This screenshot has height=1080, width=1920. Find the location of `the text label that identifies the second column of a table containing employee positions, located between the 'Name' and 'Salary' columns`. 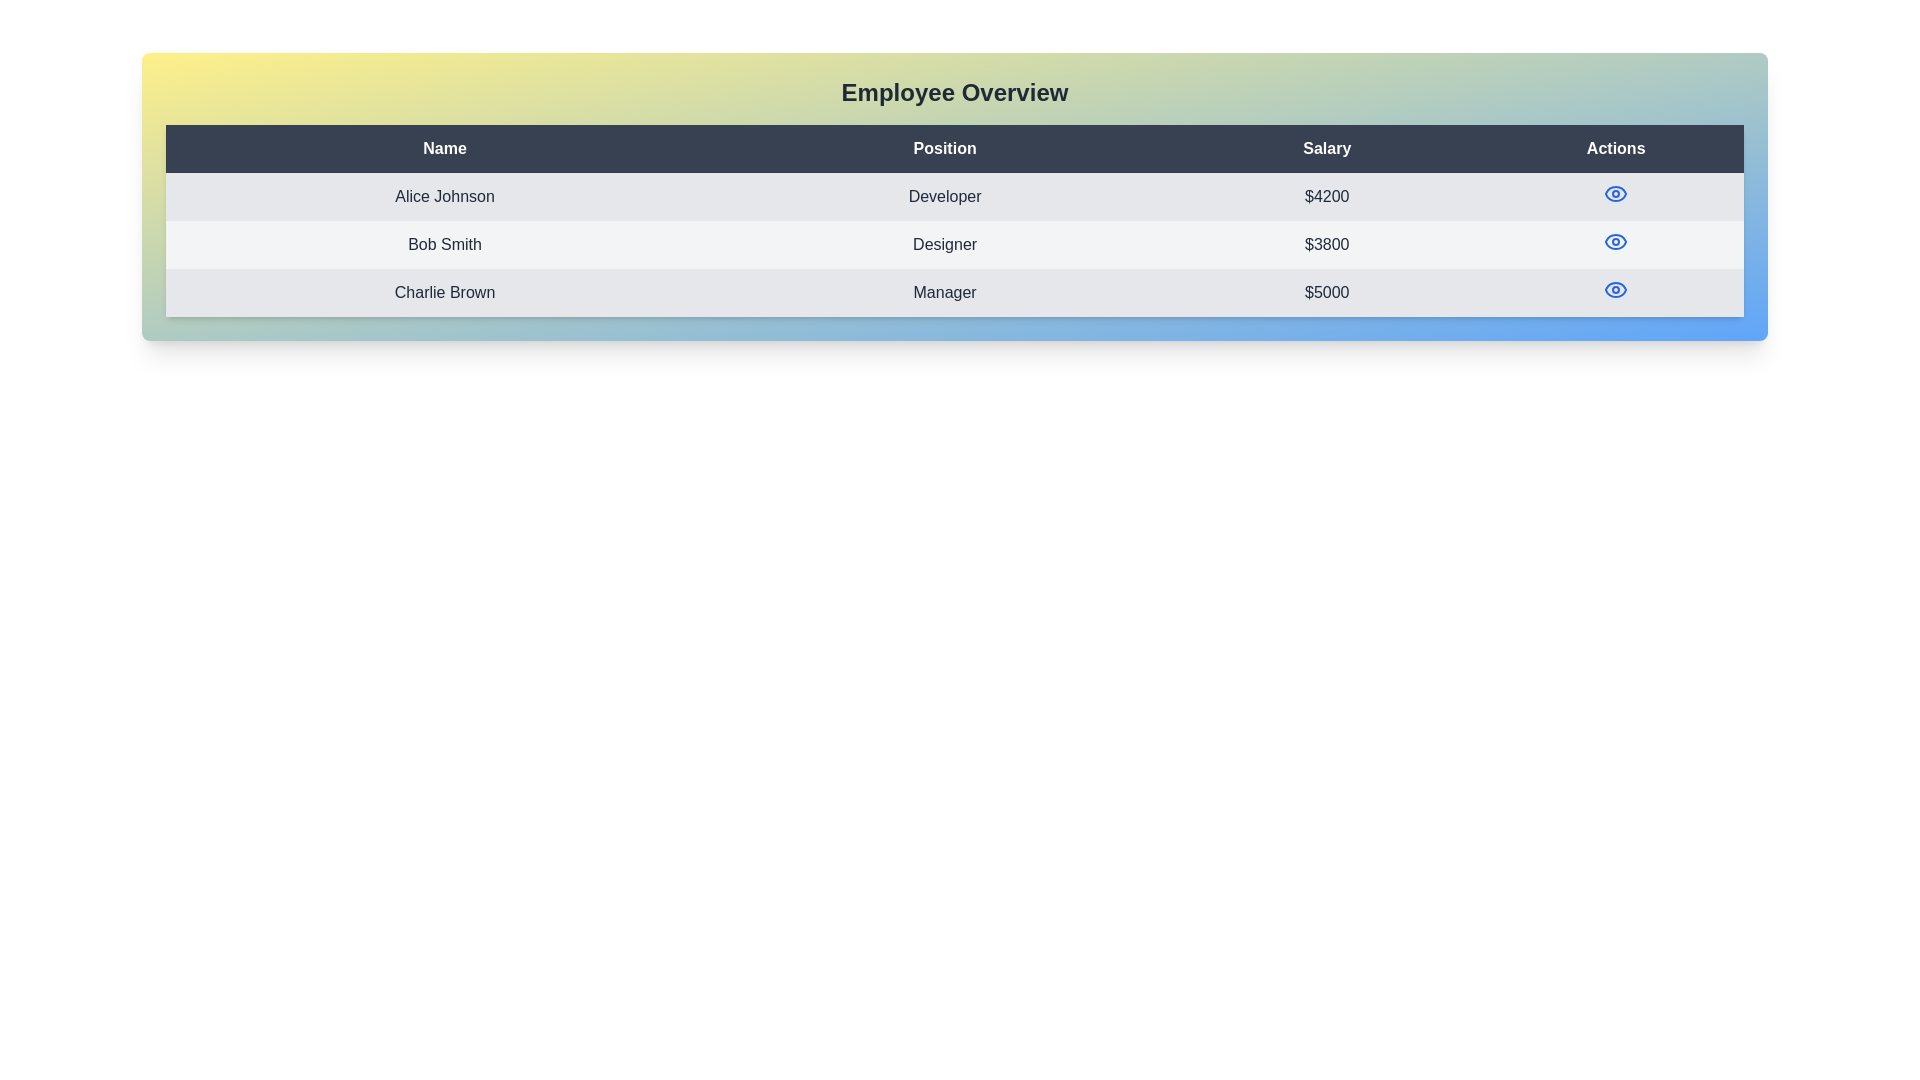

the text label that identifies the second column of a table containing employee positions, located between the 'Name' and 'Salary' columns is located at coordinates (944, 148).